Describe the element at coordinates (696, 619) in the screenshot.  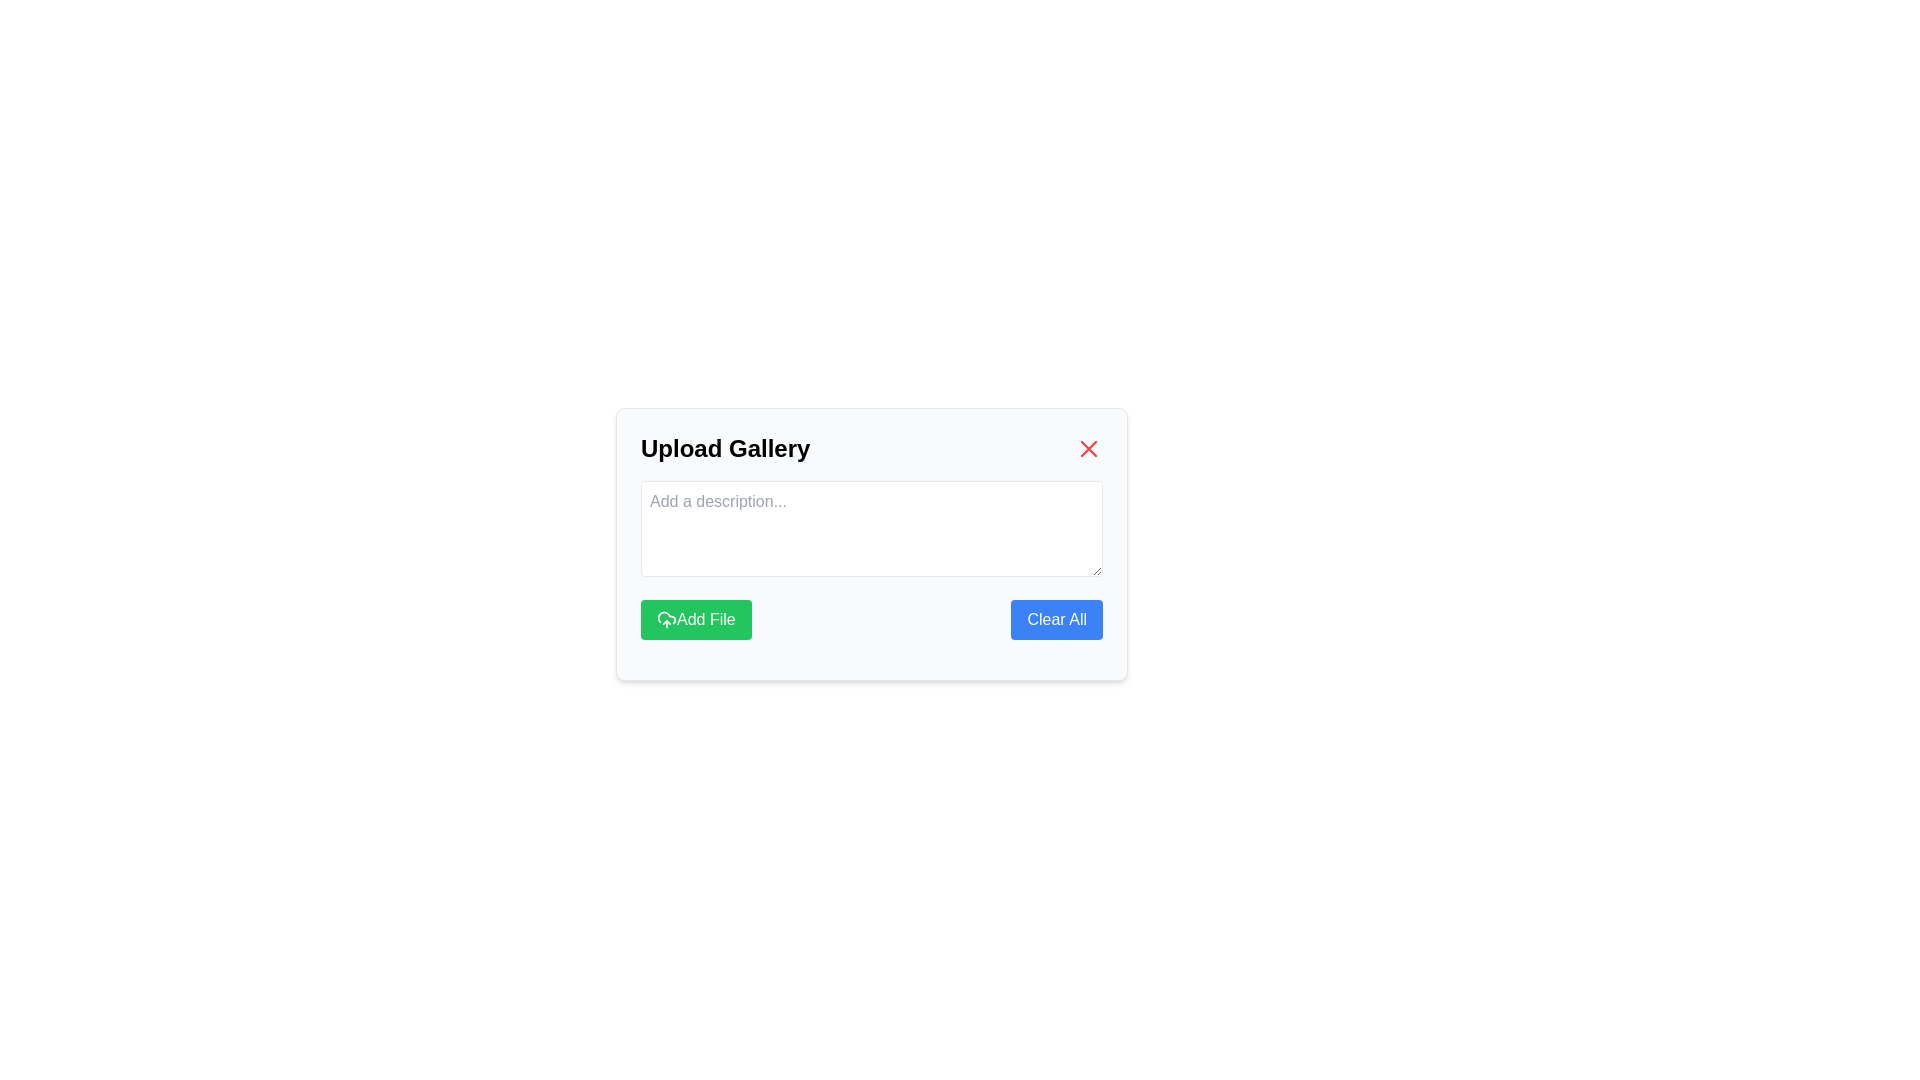
I see `the 'Add File' button, which is a rectangular button with a green background and white text, located at the bottom left of the central dialog interface` at that location.